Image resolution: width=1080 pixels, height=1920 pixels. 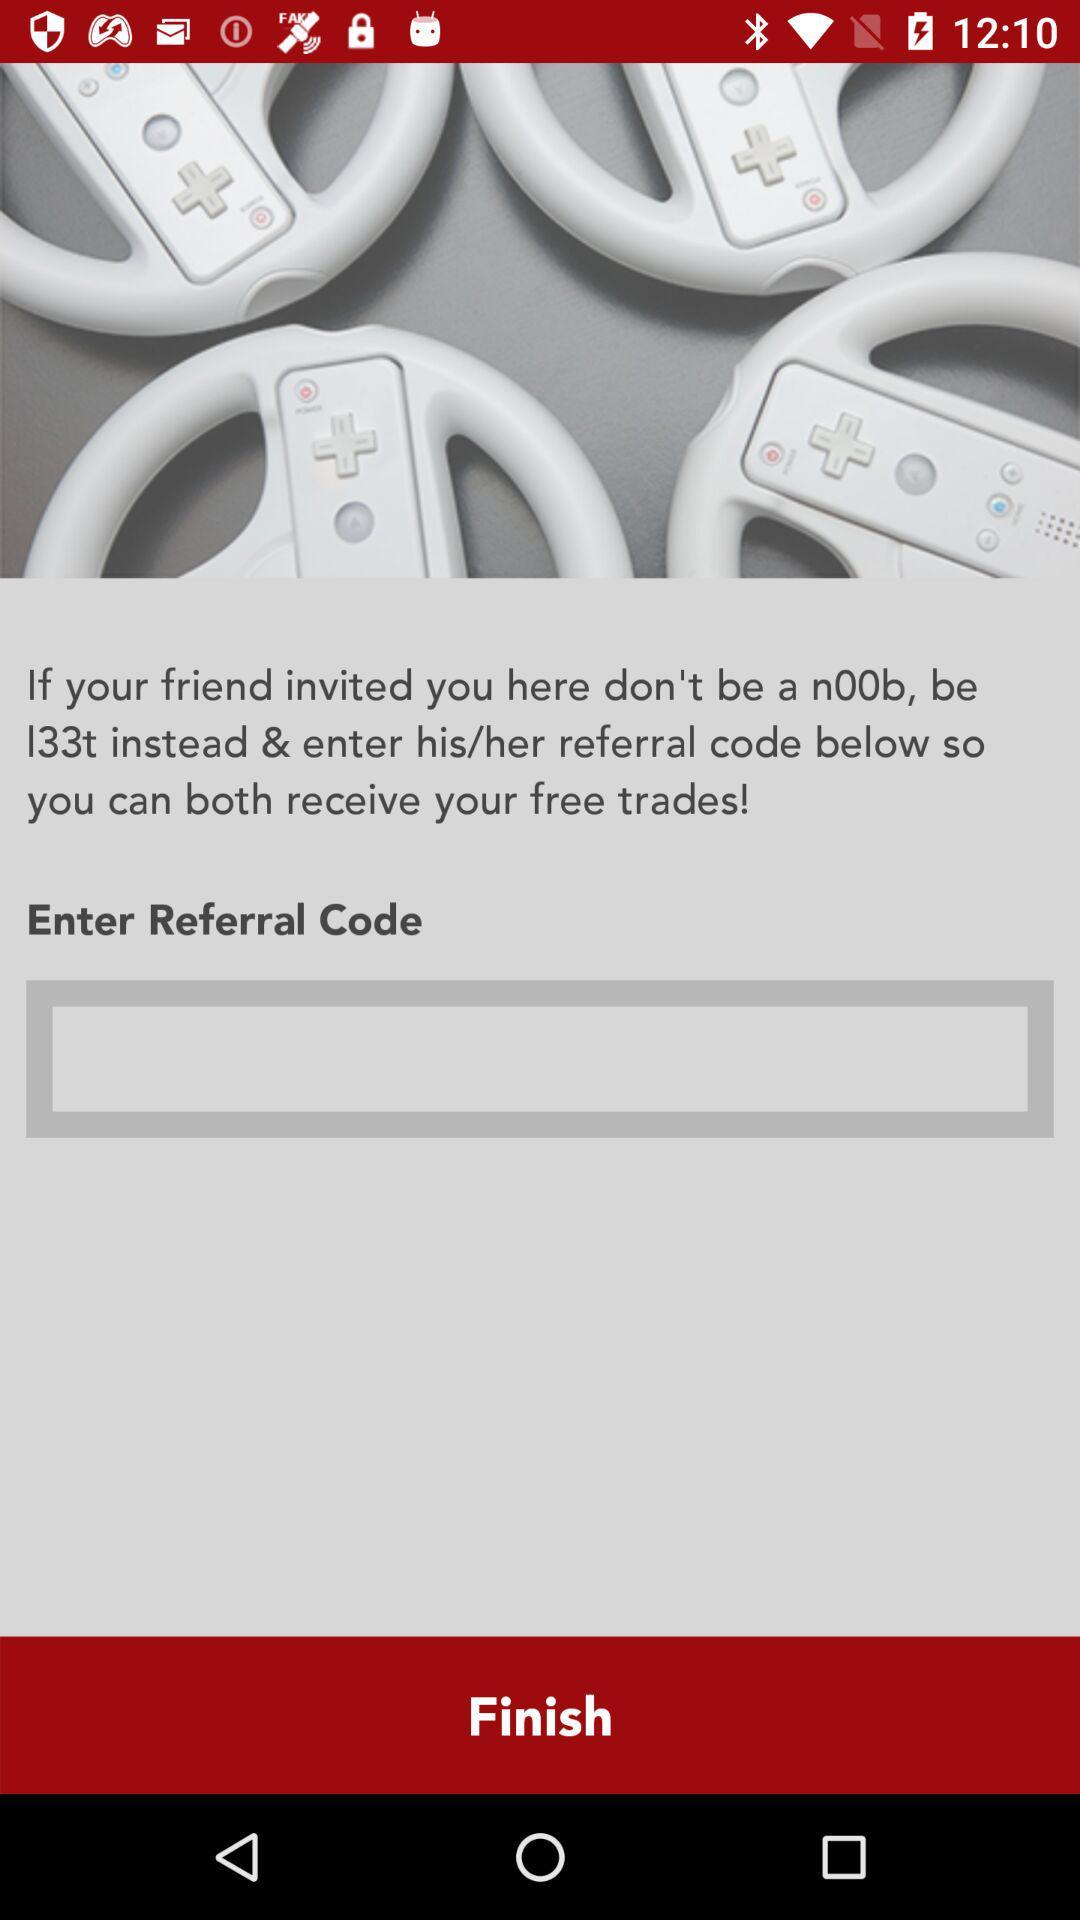 What do you see at coordinates (540, 1714) in the screenshot?
I see `finish` at bounding box center [540, 1714].